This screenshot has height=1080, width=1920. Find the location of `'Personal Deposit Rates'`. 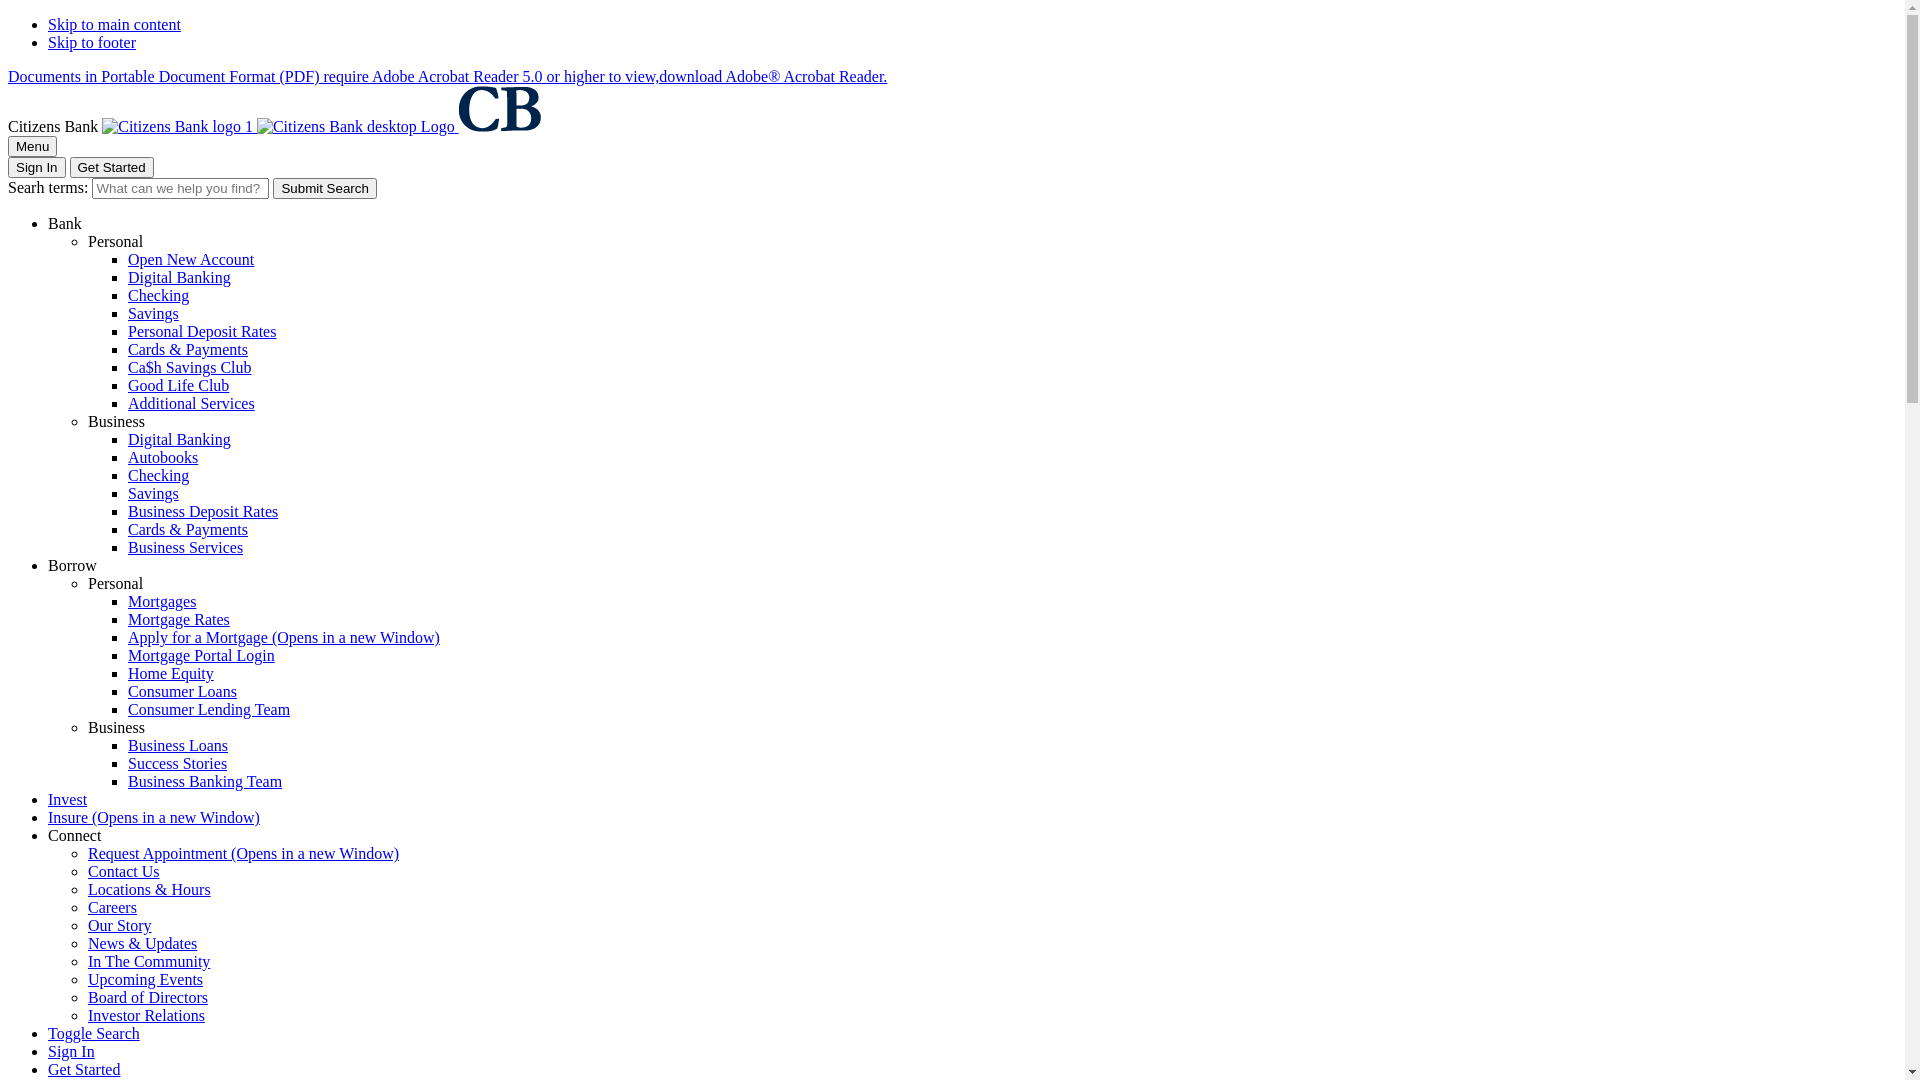

'Personal Deposit Rates' is located at coordinates (127, 330).